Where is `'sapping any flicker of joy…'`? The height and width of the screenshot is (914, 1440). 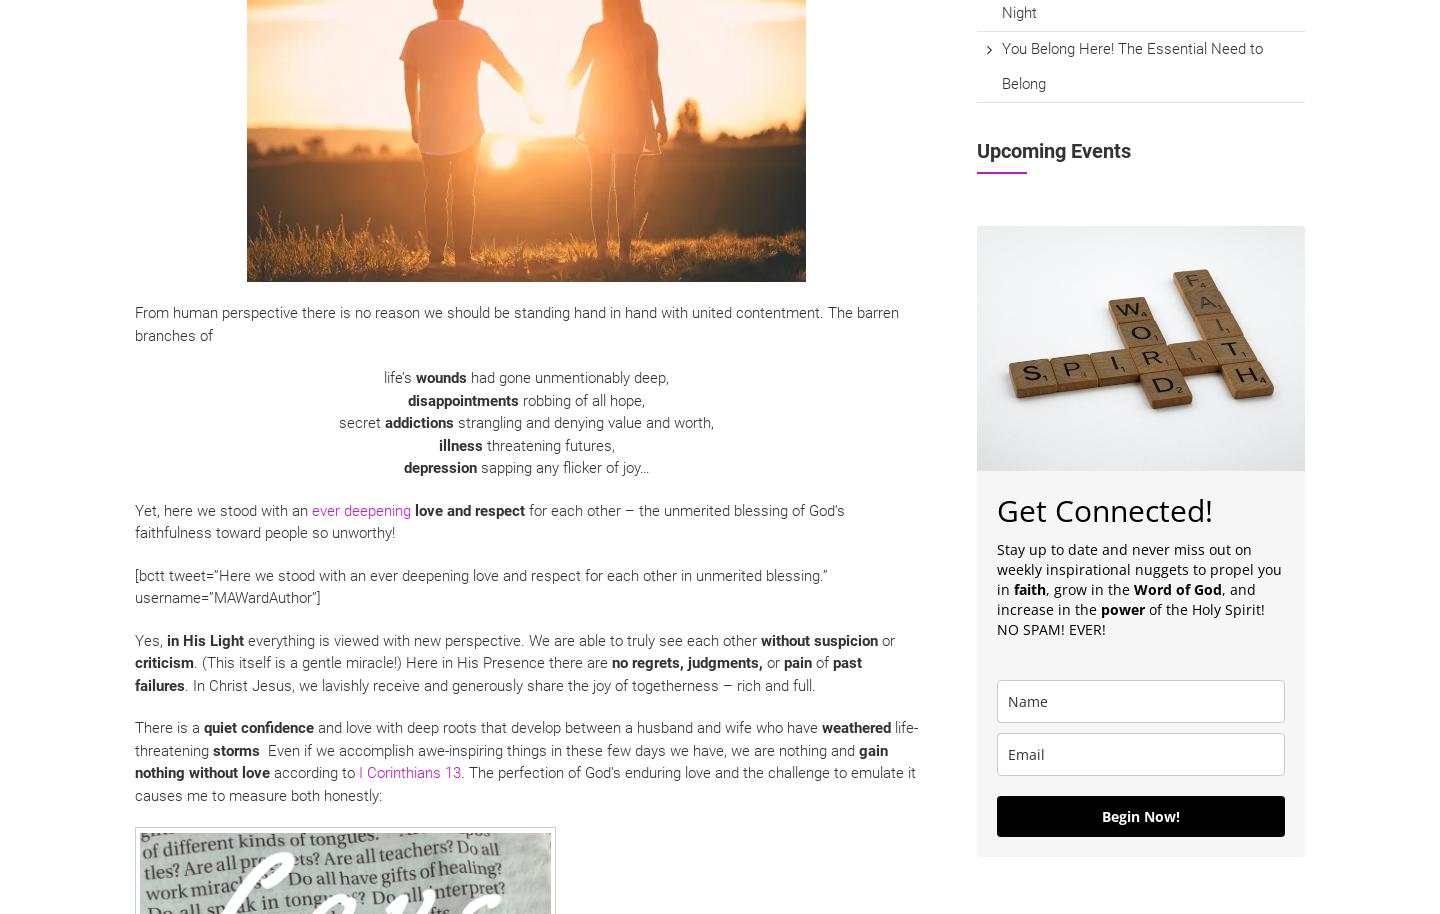
'sapping any flicker of joy…' is located at coordinates (562, 467).